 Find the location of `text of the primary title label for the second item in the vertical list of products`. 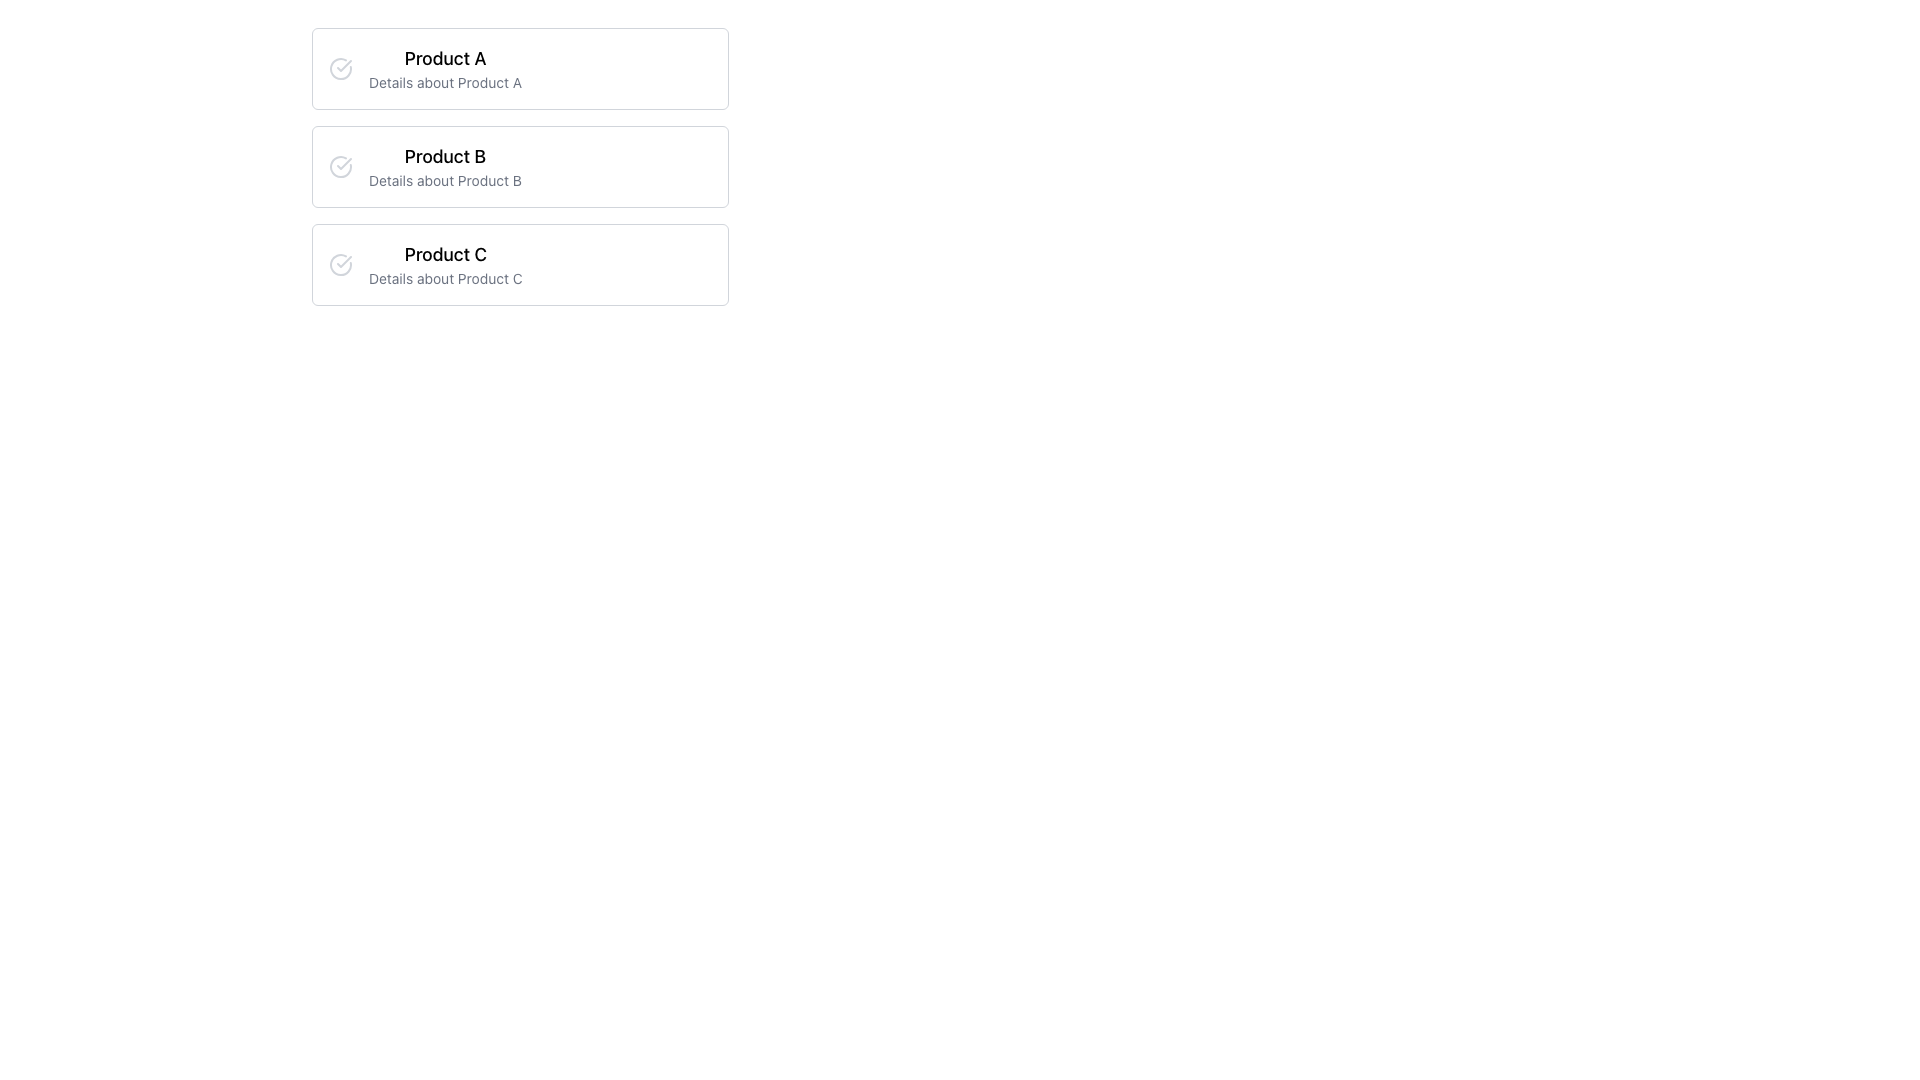

text of the primary title label for the second item in the vertical list of products is located at coordinates (444, 156).